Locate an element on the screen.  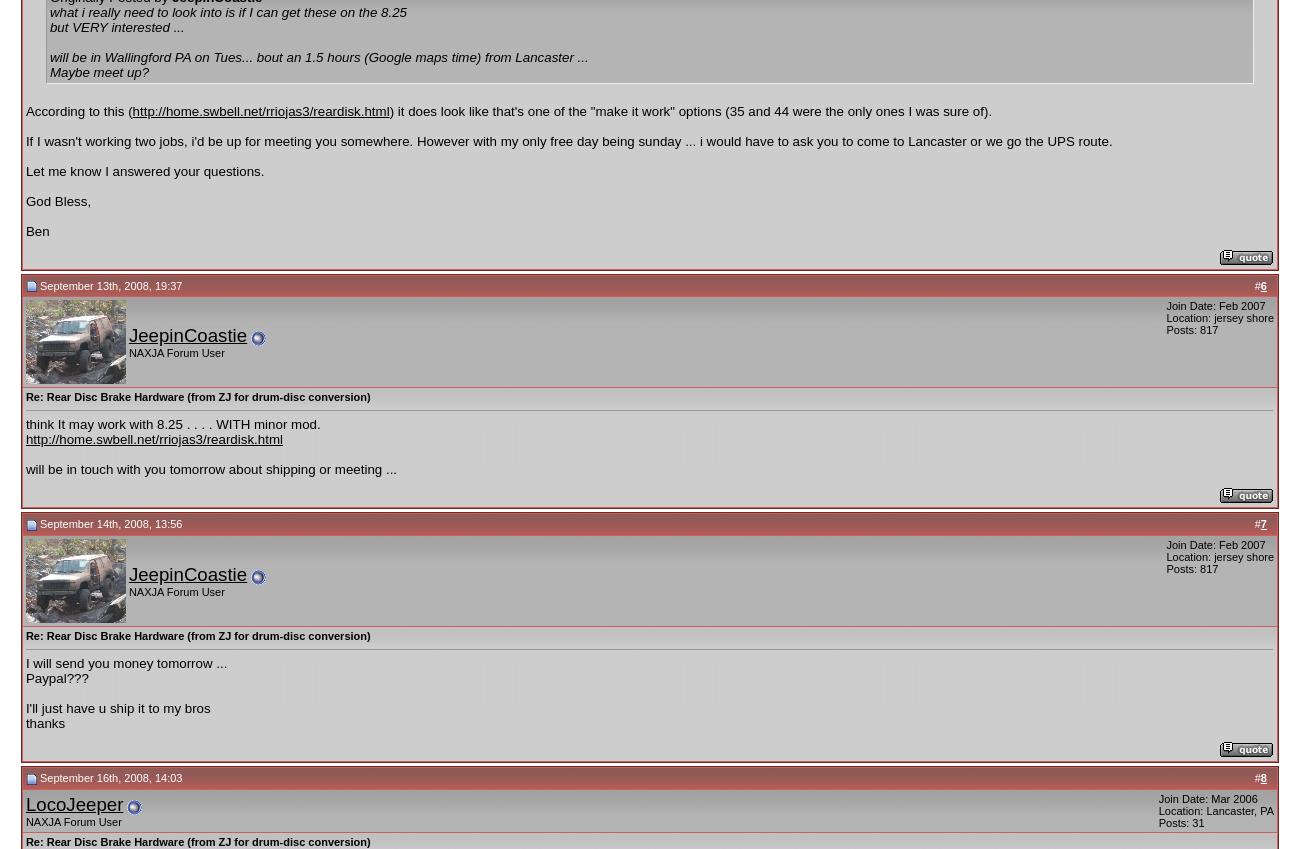
'Let me know I answered your questions.' is located at coordinates (143, 170).